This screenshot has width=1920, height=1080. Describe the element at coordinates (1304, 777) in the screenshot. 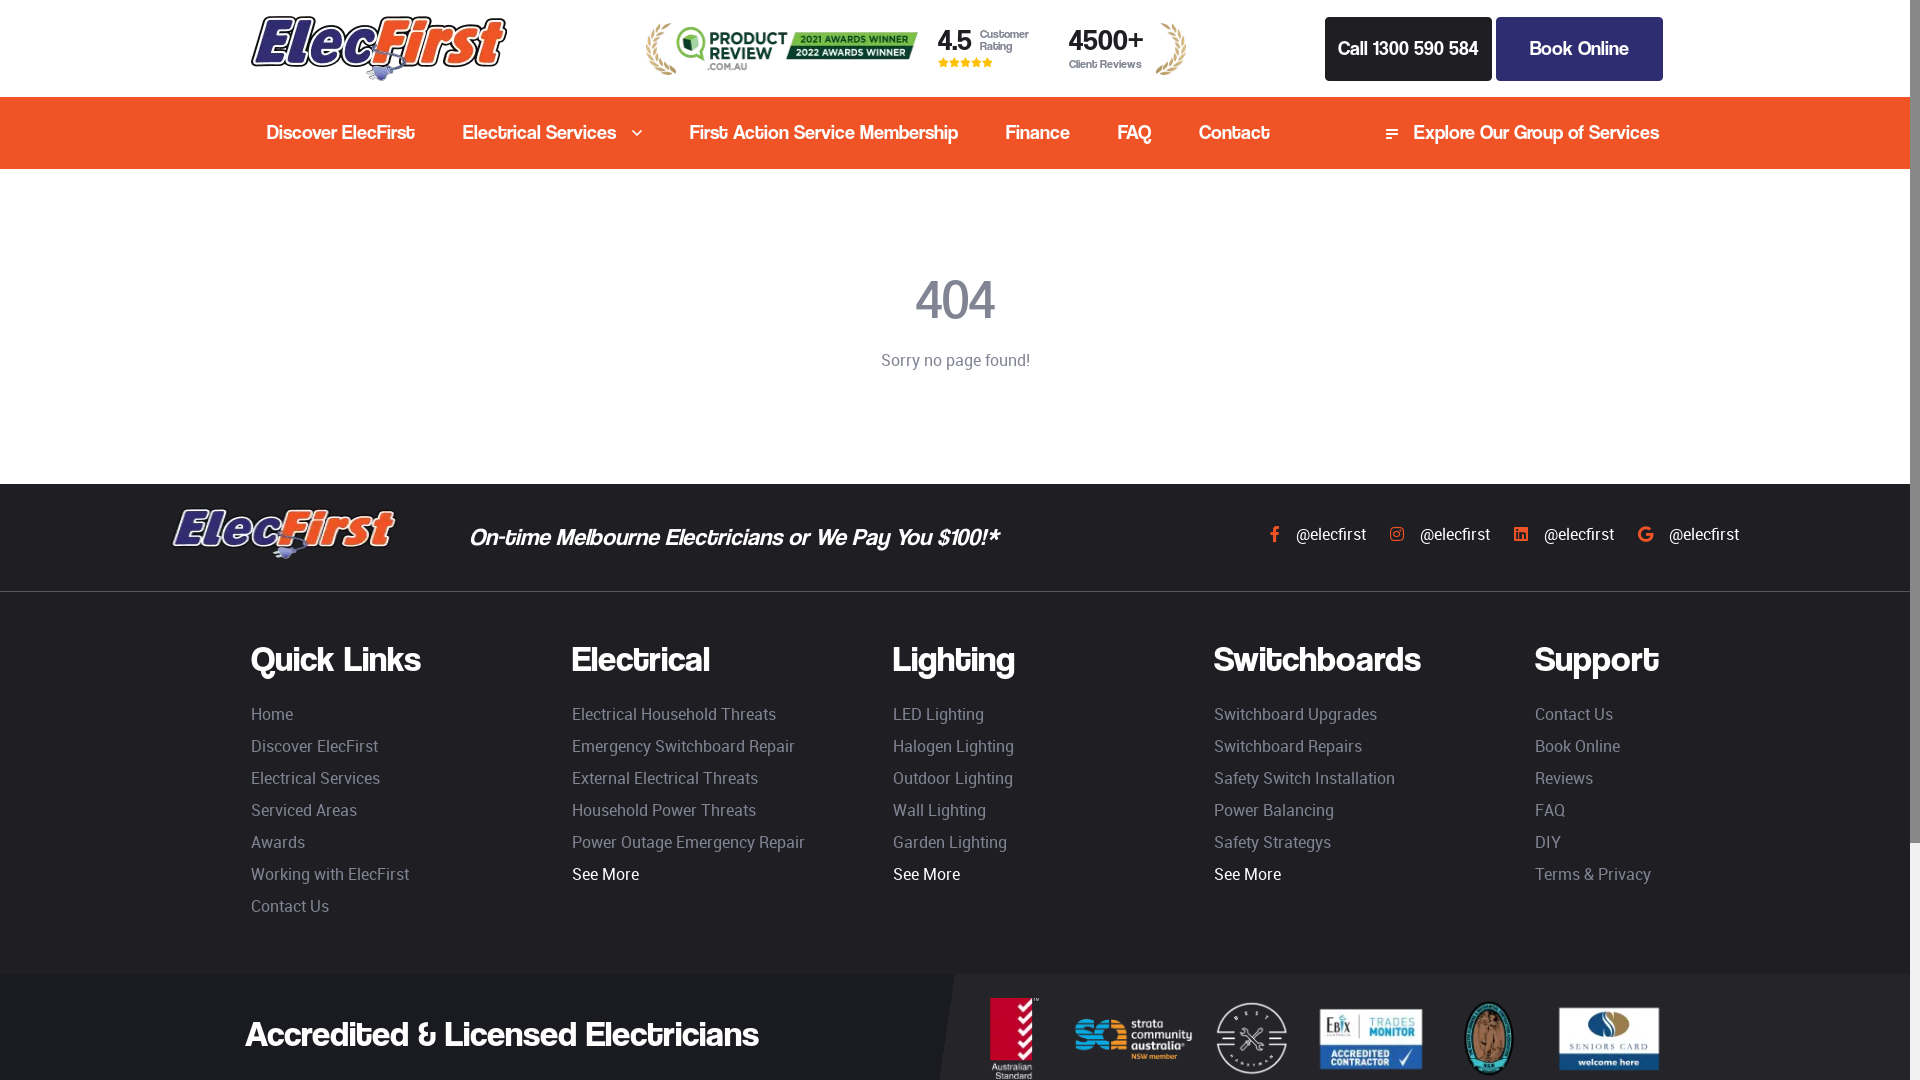

I see `'Safety Switch Installation'` at that location.